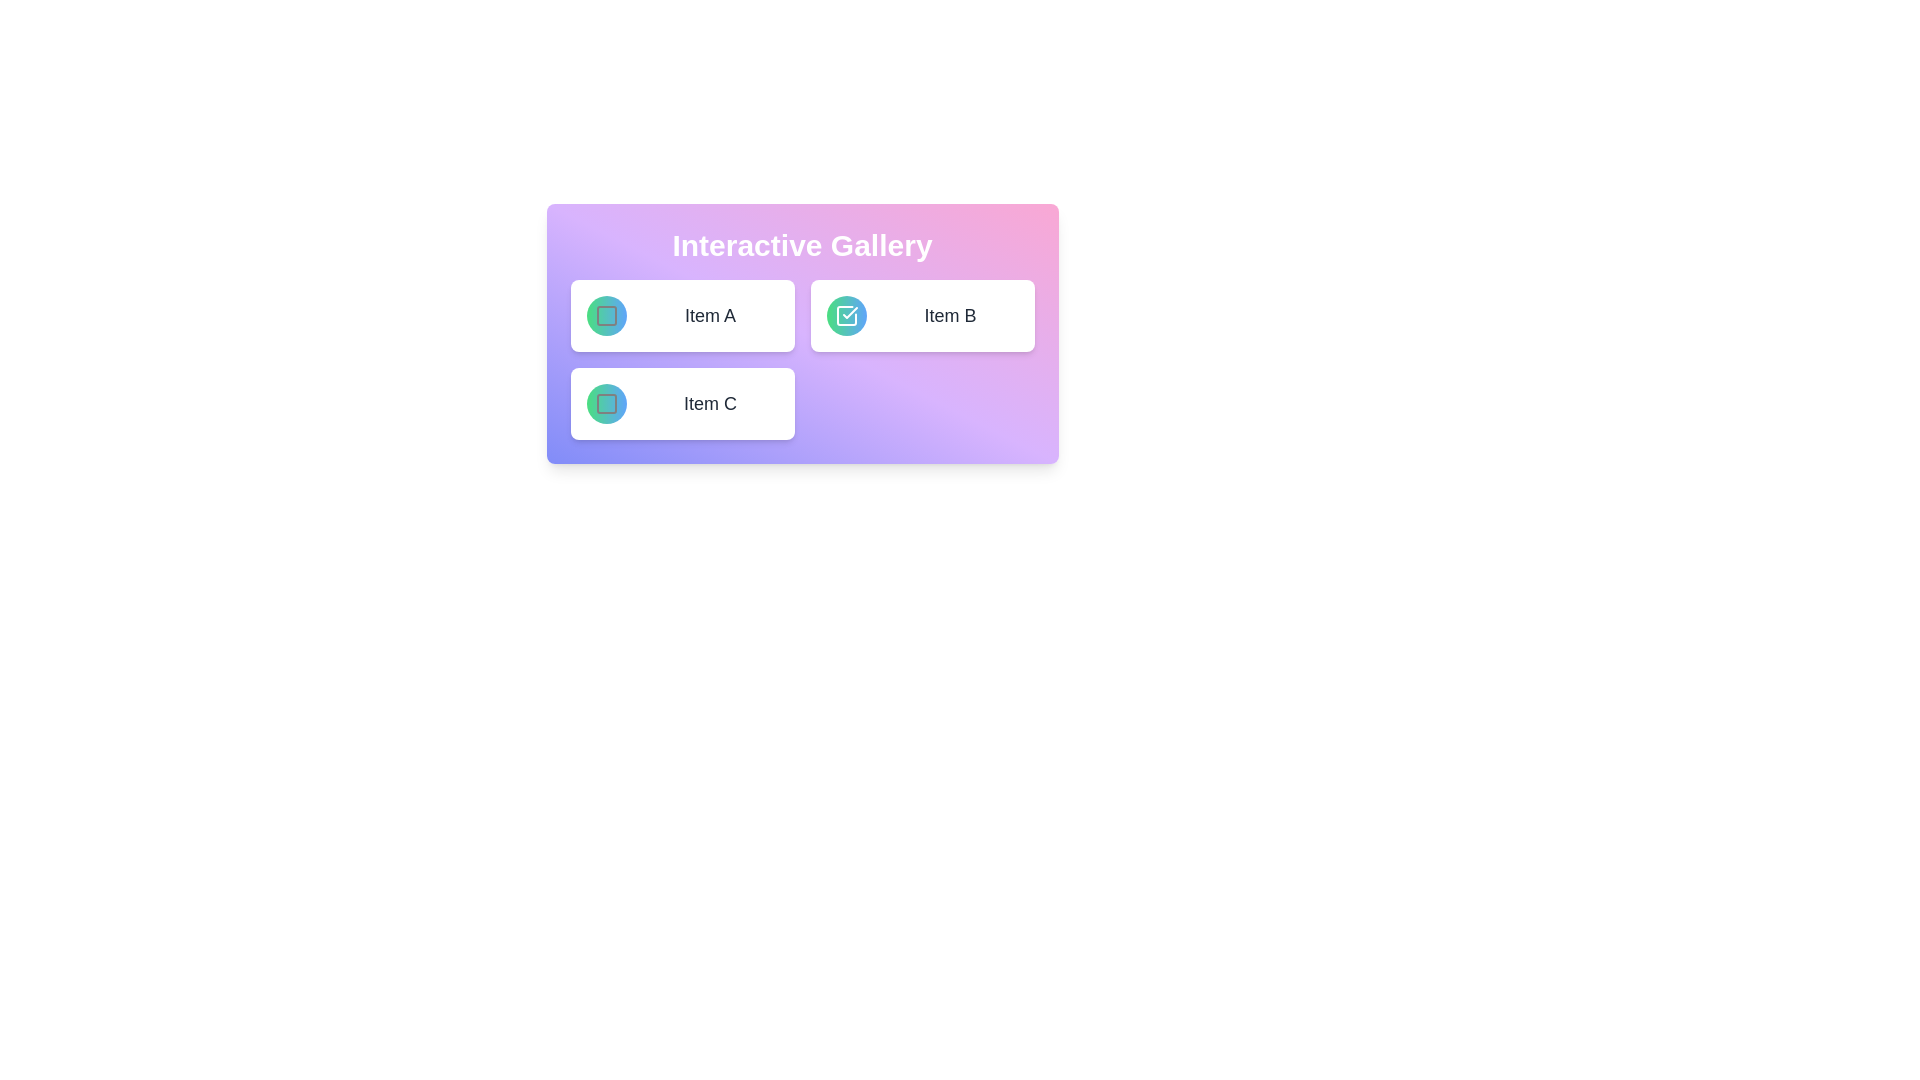 The width and height of the screenshot is (1920, 1080). Describe the element at coordinates (605, 315) in the screenshot. I see `the decorative square-shaped icon with rounded corners that is styled with a gradient fill transitioning from green to blue, located at the top-left corner of the 'Item A' section in the 'Interactive Gallery'` at that location.